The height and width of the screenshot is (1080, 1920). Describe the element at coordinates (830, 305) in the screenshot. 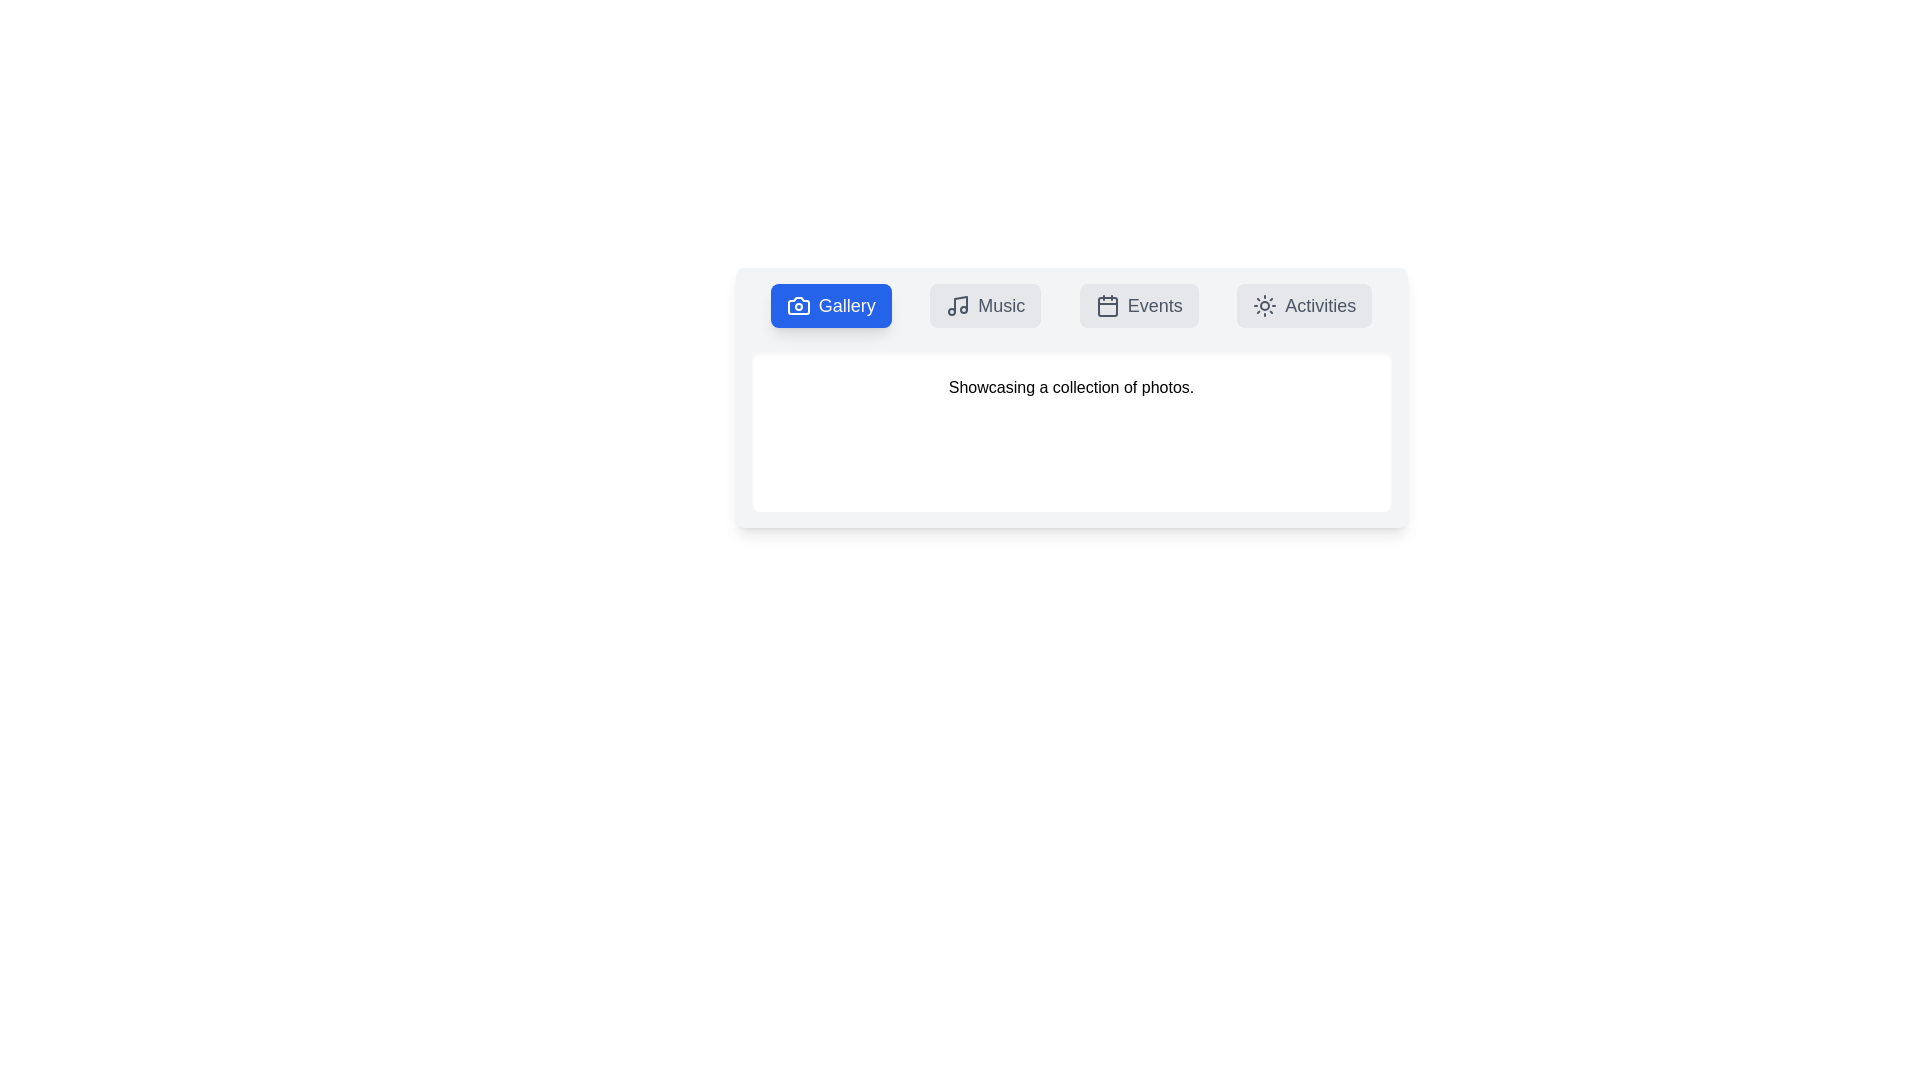

I see `the tab labeled Gallery` at that location.